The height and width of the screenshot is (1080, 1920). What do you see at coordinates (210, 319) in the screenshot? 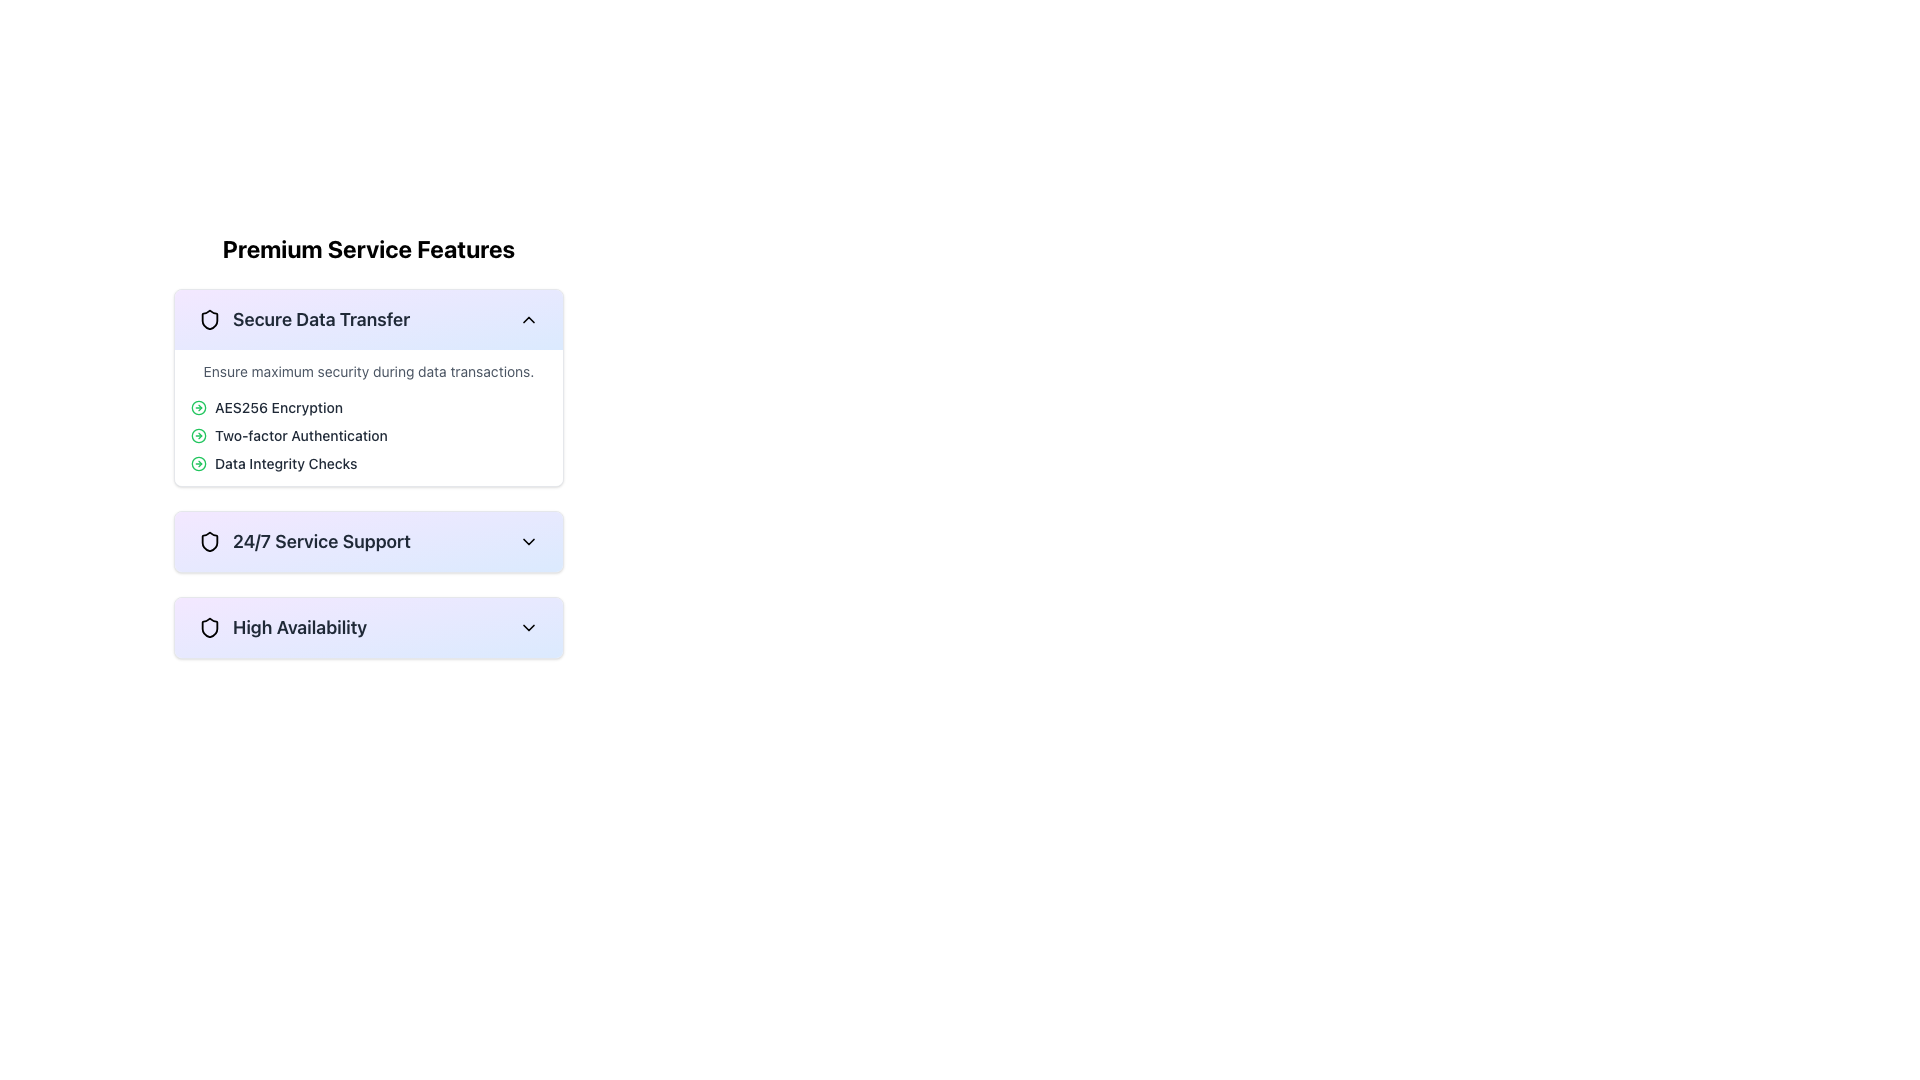
I see `the shield icon located on the 'Secure Data Transfer' card in the 'Premium Service Features' section` at bounding box center [210, 319].